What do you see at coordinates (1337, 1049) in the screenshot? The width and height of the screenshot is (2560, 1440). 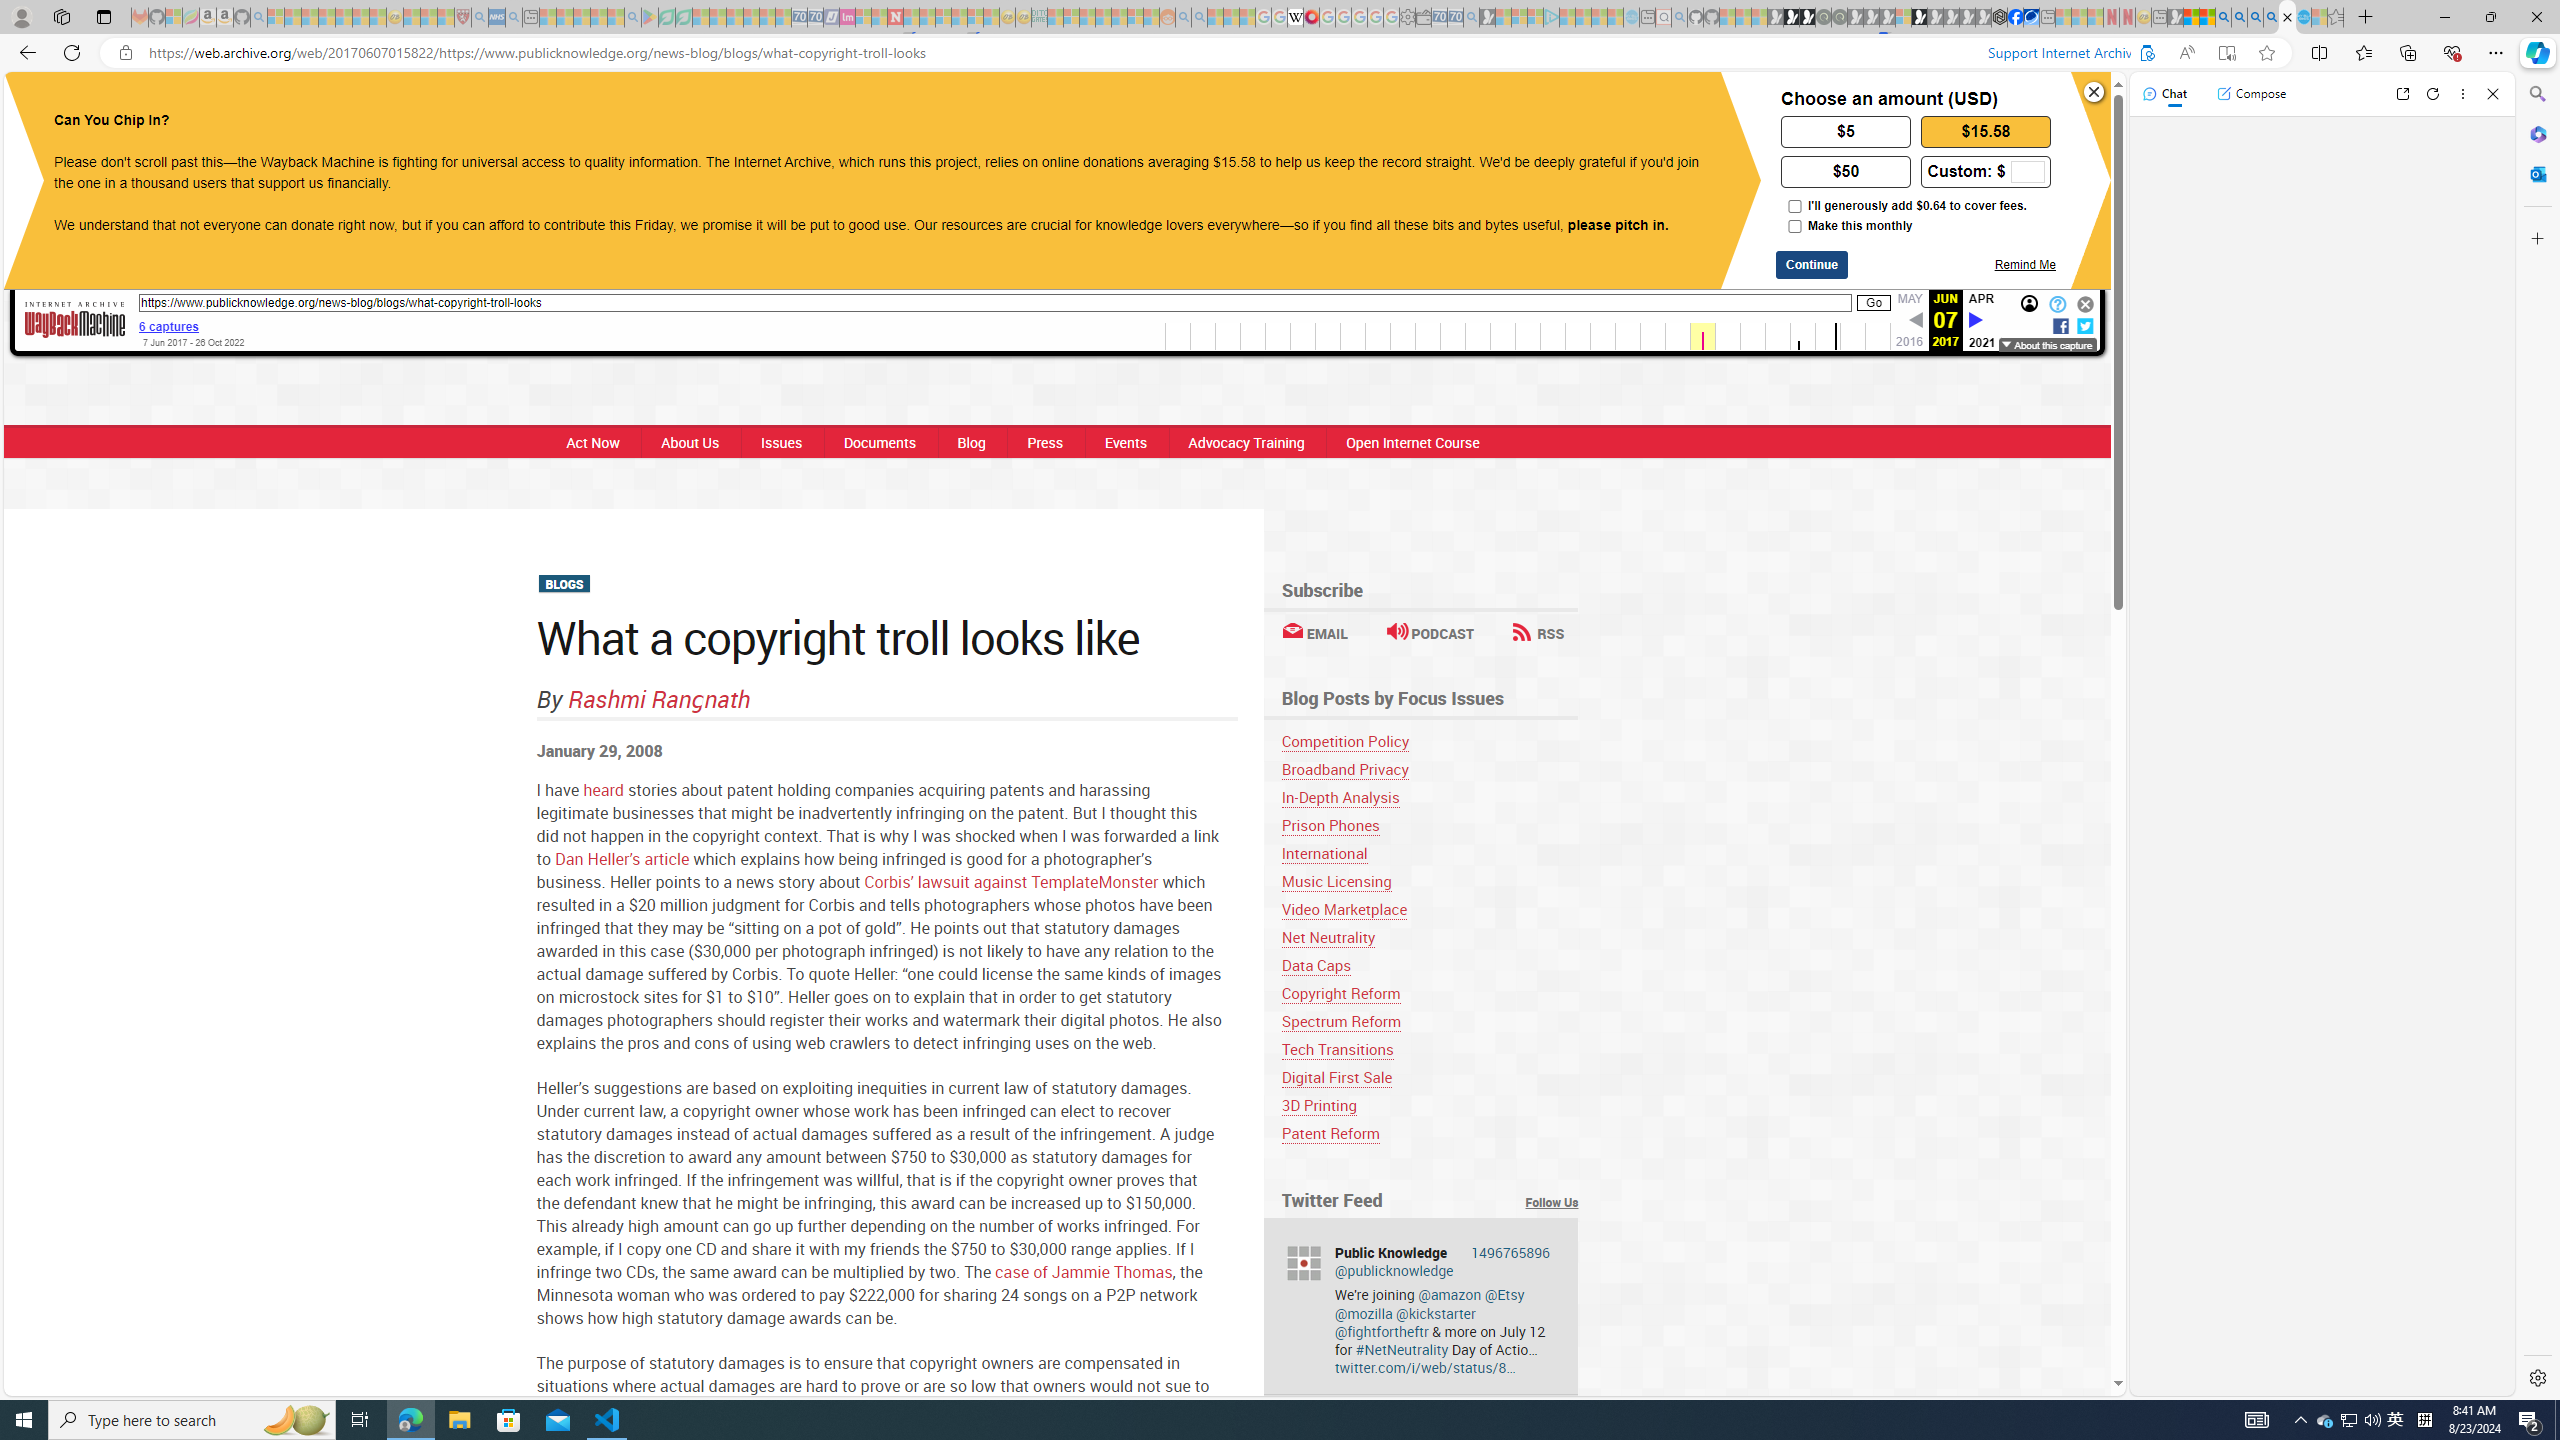 I see `'Tech Transitions'` at bounding box center [1337, 1049].